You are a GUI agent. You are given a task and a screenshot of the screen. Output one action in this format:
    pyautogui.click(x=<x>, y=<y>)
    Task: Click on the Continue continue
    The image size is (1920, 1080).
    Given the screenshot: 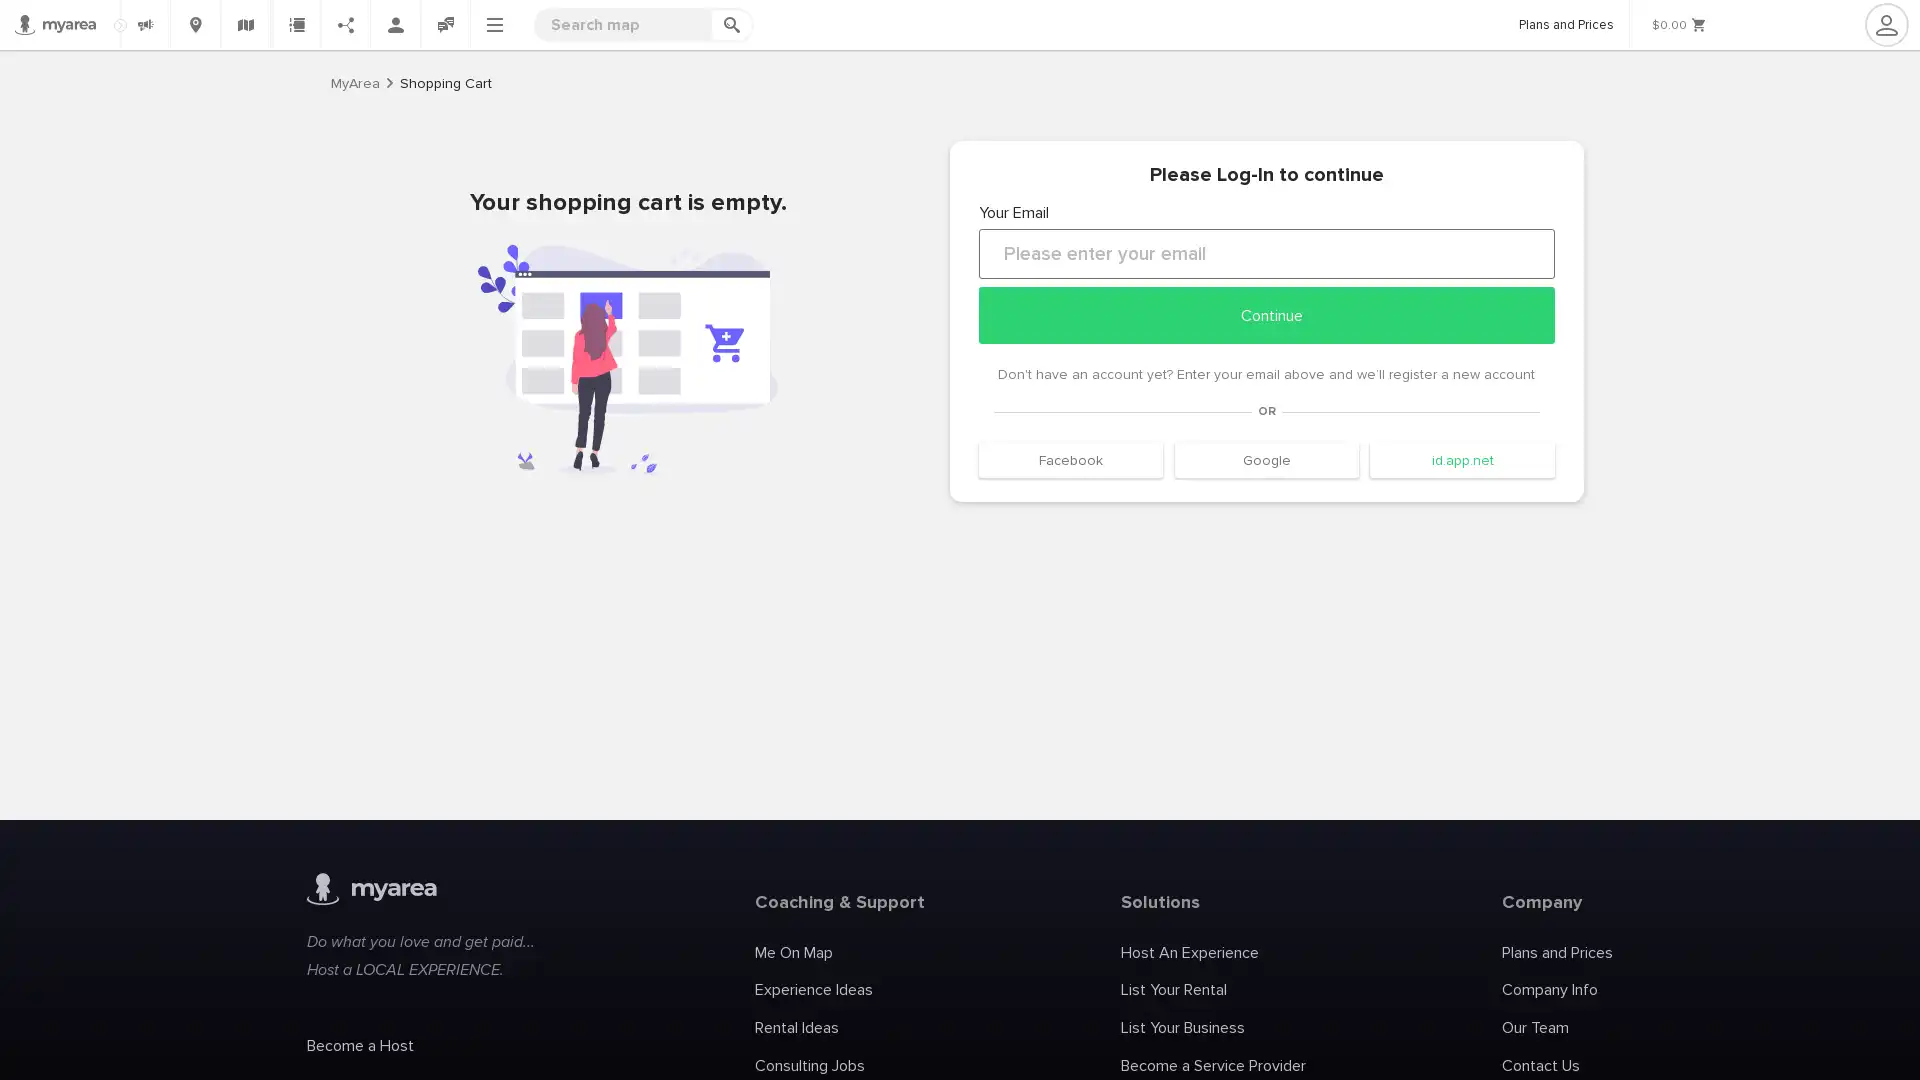 What is the action you would take?
    pyautogui.click(x=1265, y=315)
    